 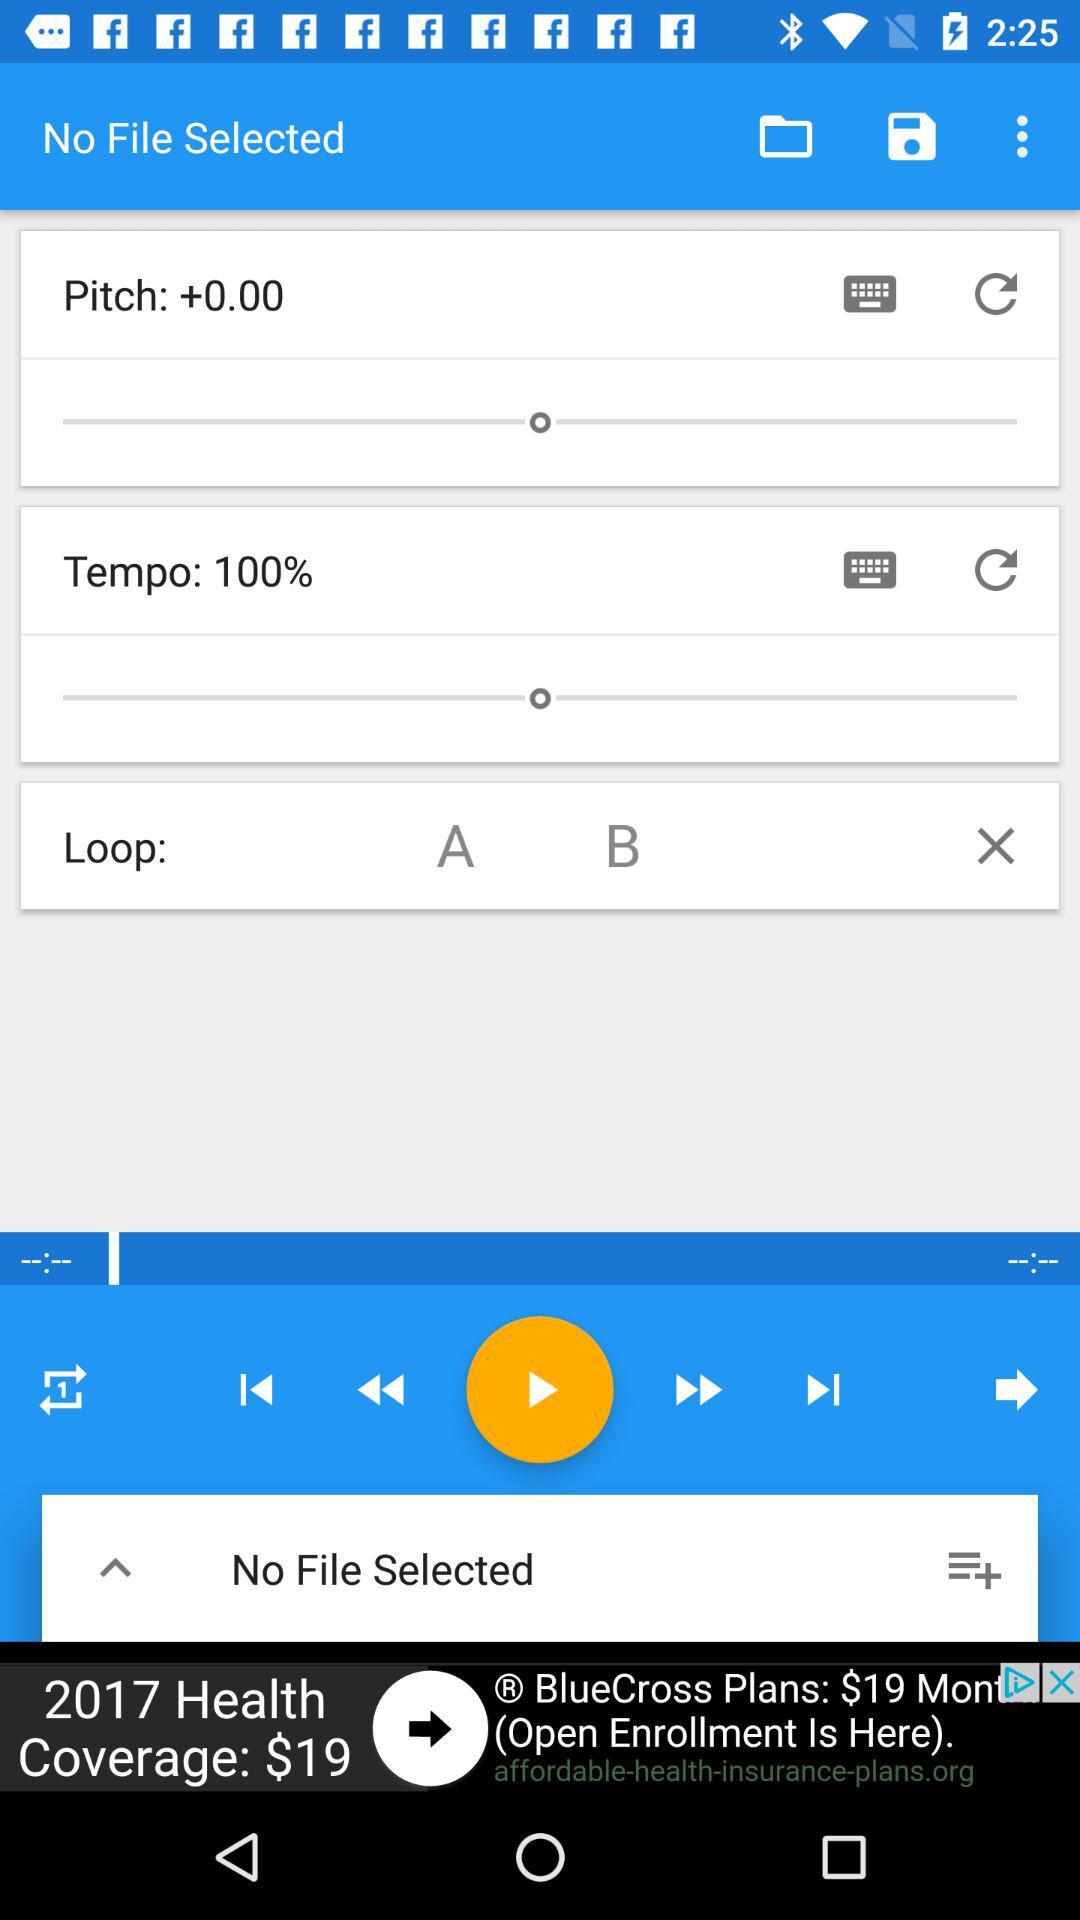 I want to click on previous, so click(x=255, y=1388).